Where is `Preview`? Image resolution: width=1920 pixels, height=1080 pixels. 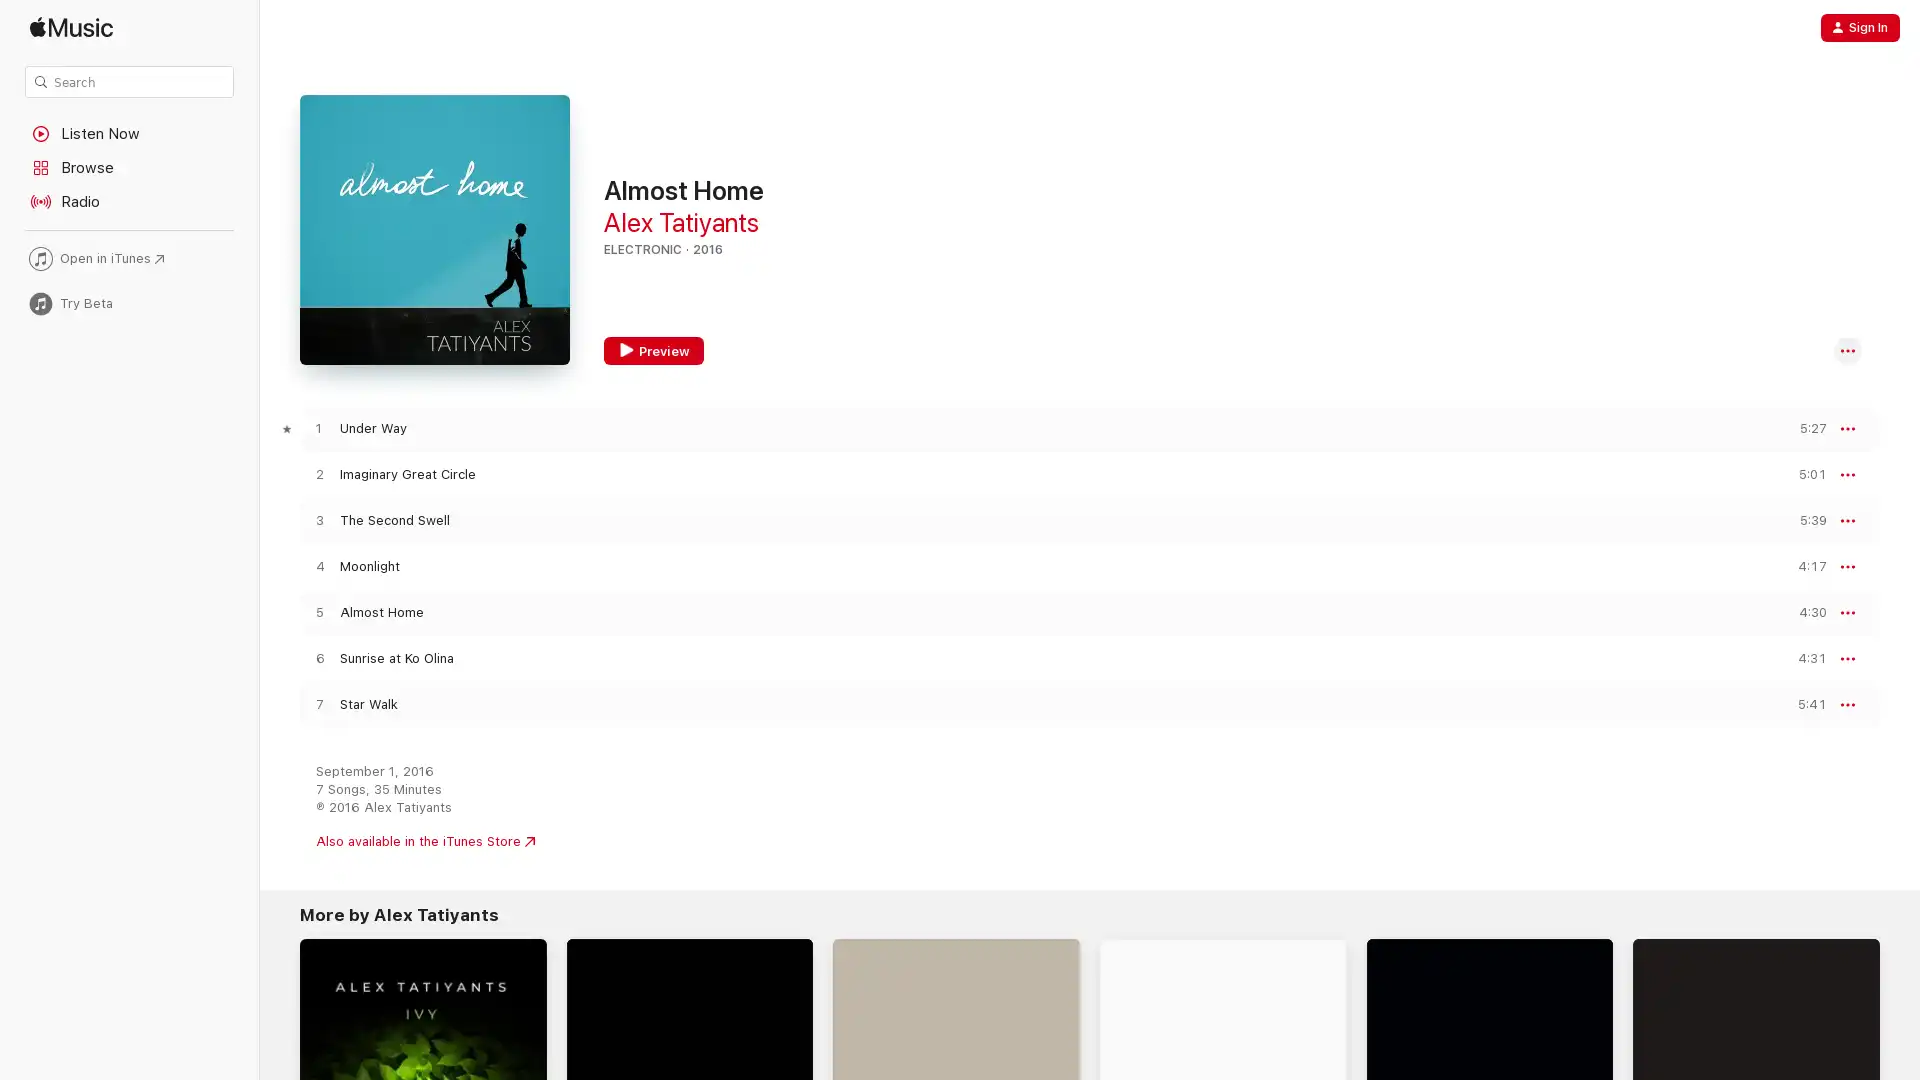 Preview is located at coordinates (1804, 703).